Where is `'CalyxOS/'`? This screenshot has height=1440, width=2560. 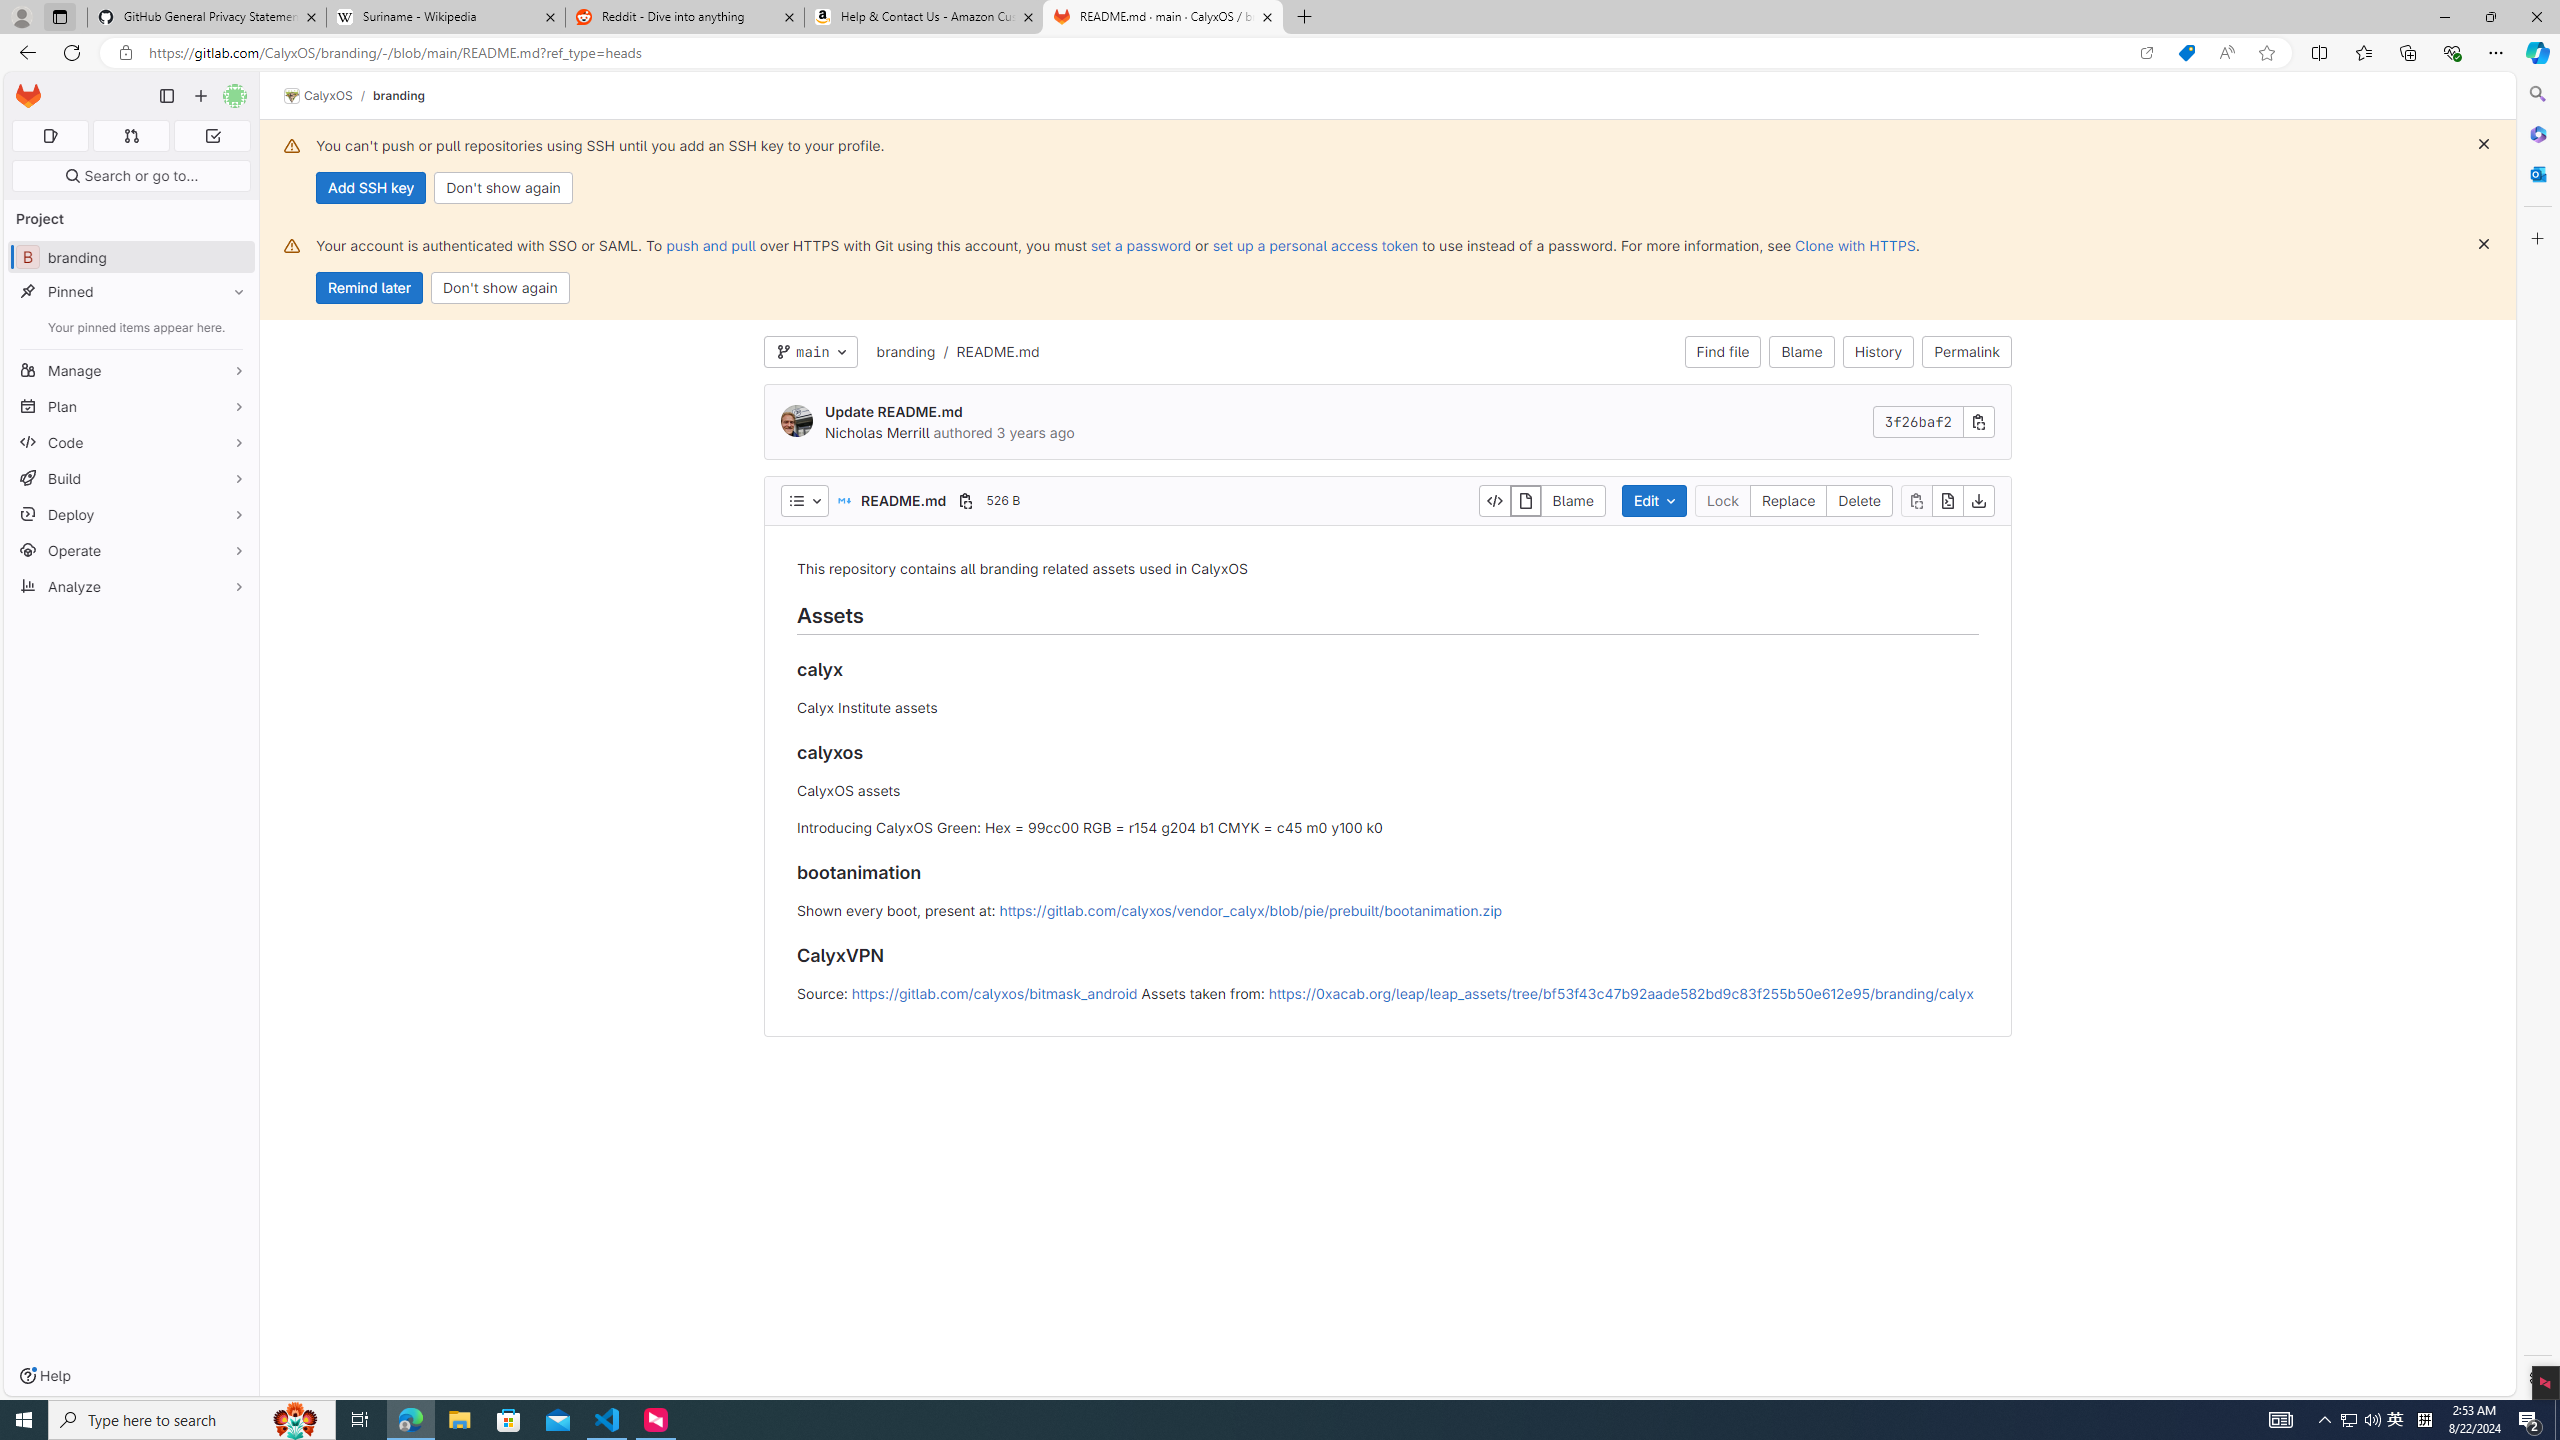
'CalyxOS/' is located at coordinates (327, 95).